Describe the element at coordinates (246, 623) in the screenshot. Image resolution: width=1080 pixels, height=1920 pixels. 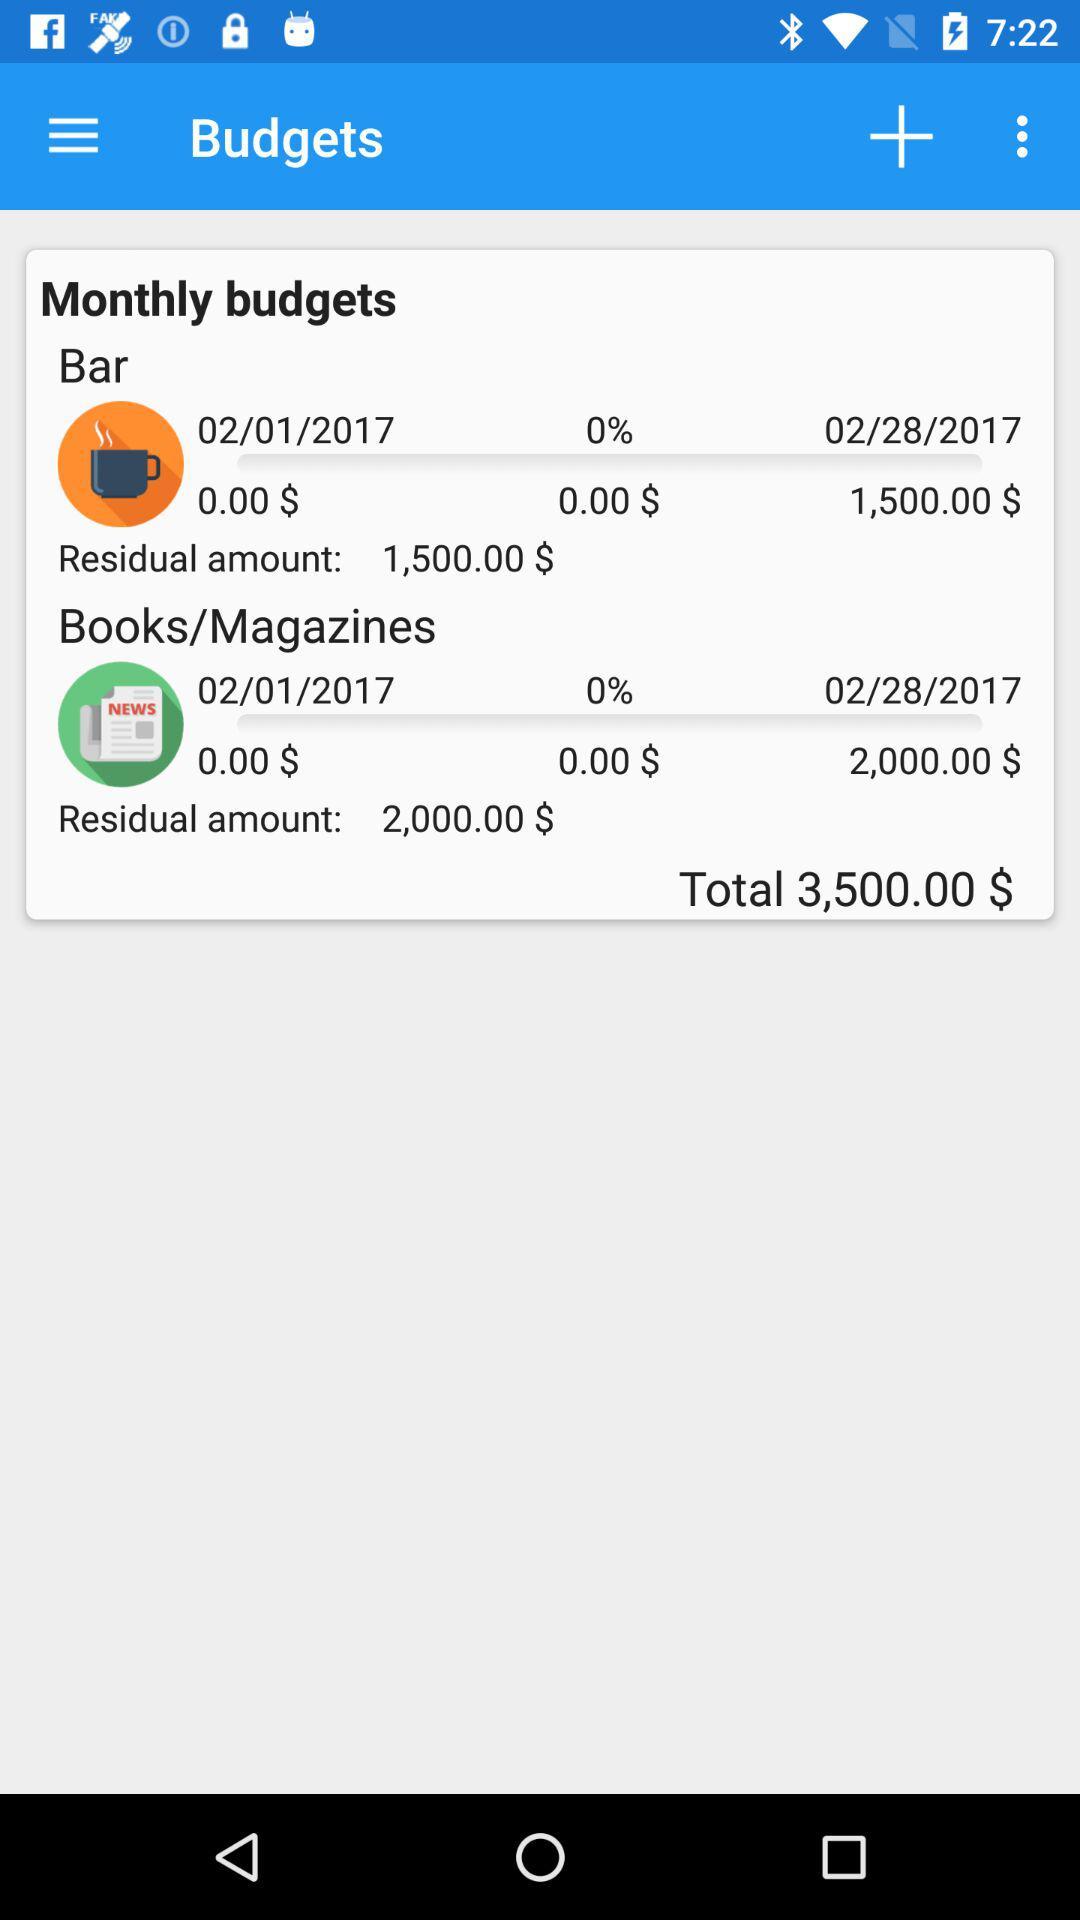
I see `the books/magazines item` at that location.